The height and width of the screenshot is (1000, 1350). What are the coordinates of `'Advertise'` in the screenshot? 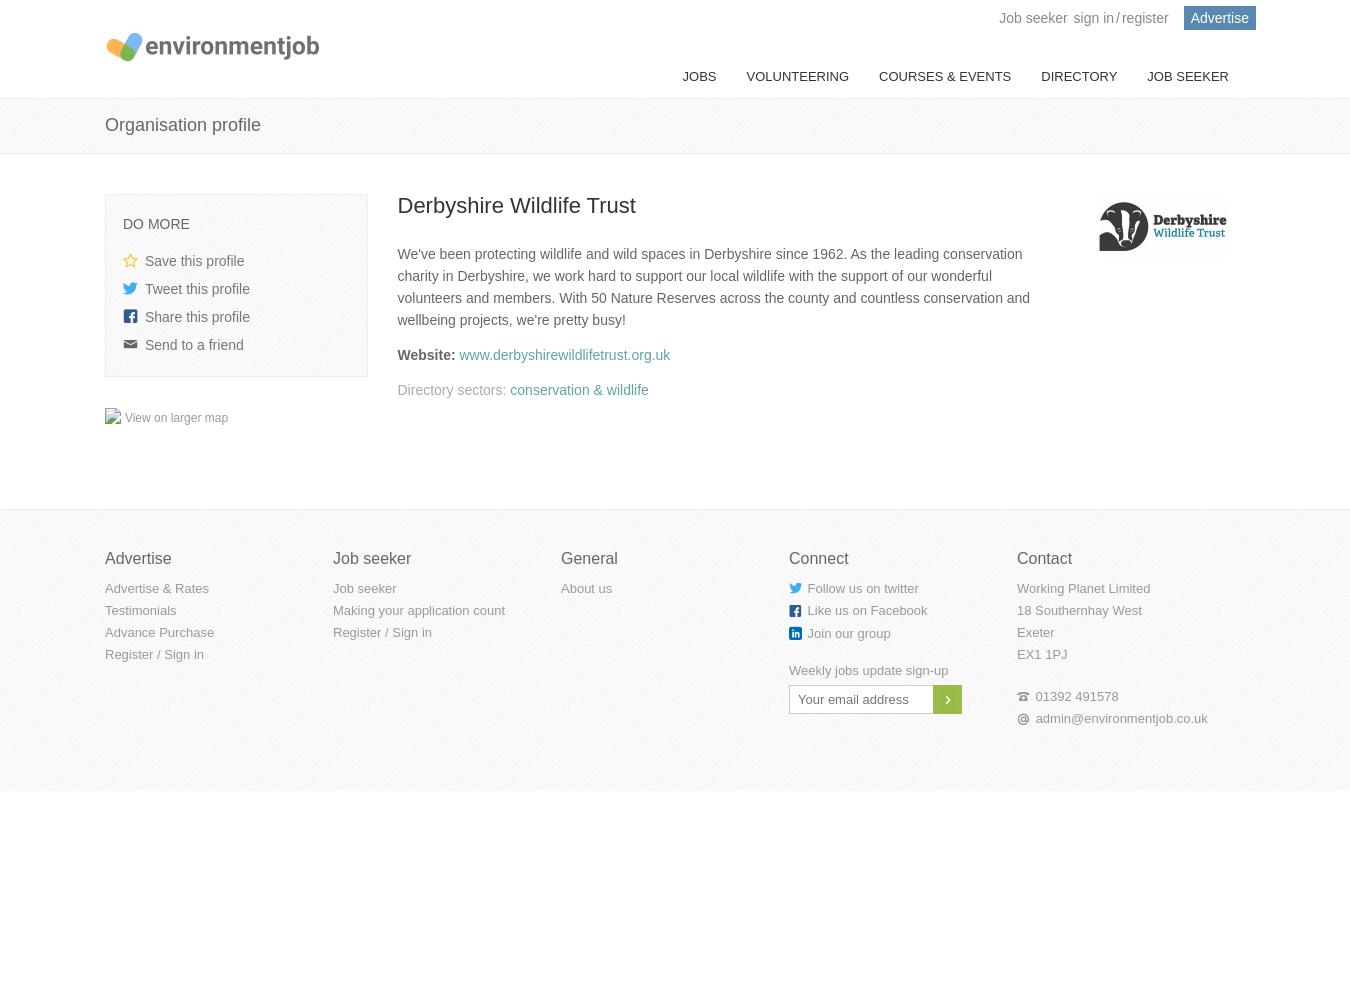 It's located at (1218, 18).